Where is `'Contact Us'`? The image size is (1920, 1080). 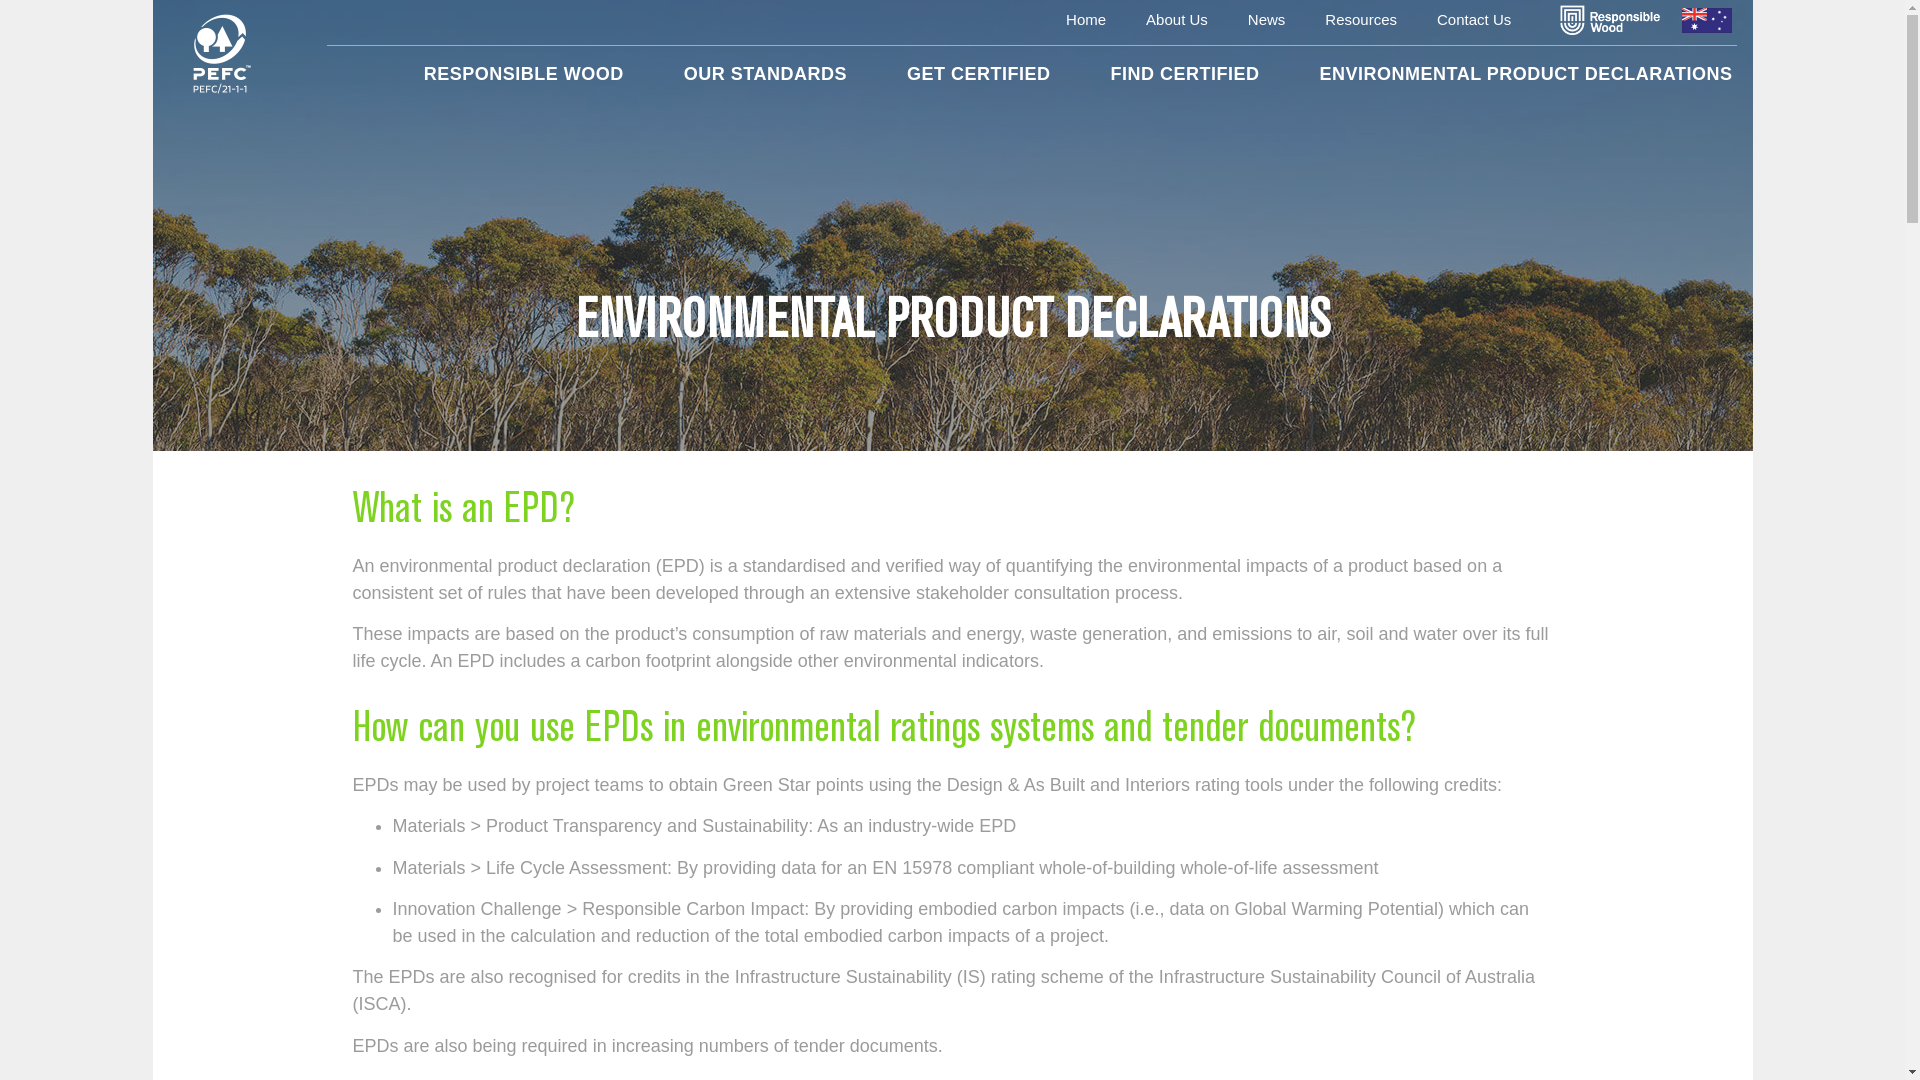 'Contact Us' is located at coordinates (1473, 19).